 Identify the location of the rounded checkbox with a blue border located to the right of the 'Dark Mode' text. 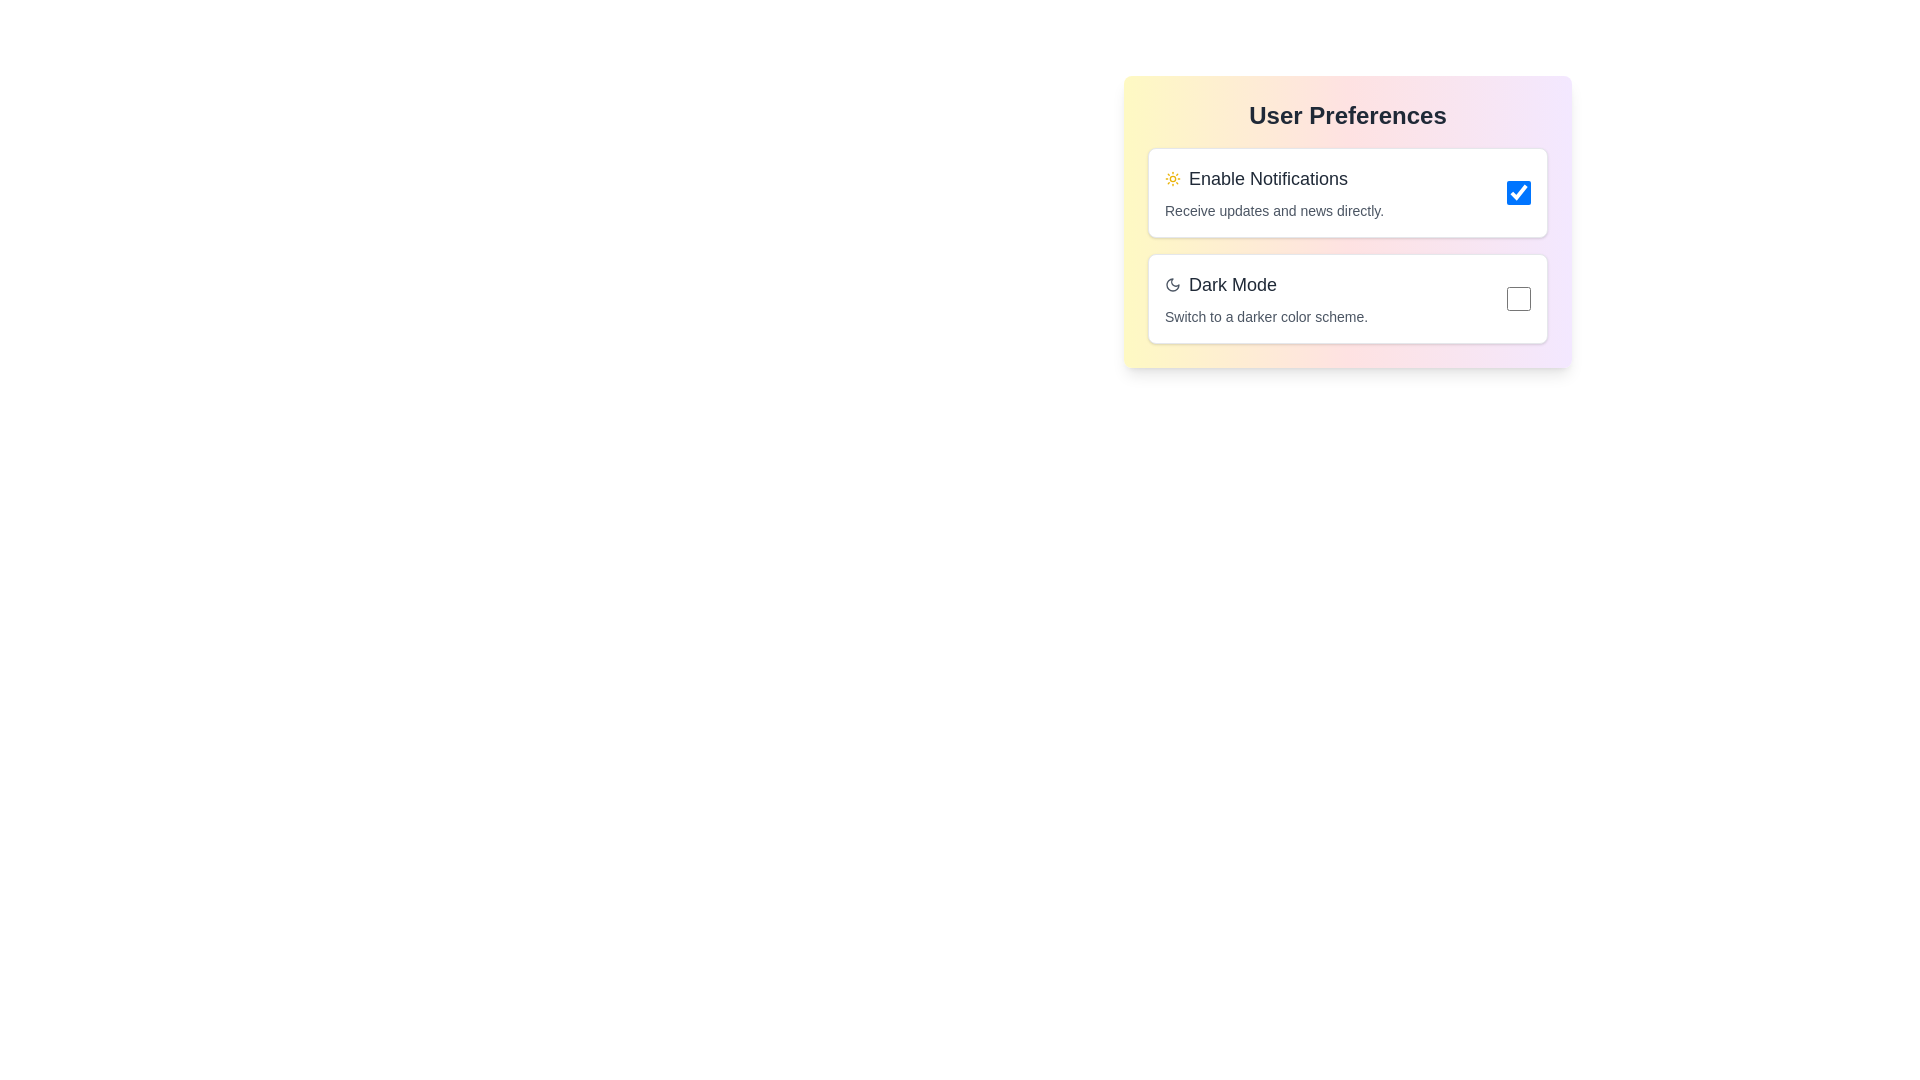
(1518, 299).